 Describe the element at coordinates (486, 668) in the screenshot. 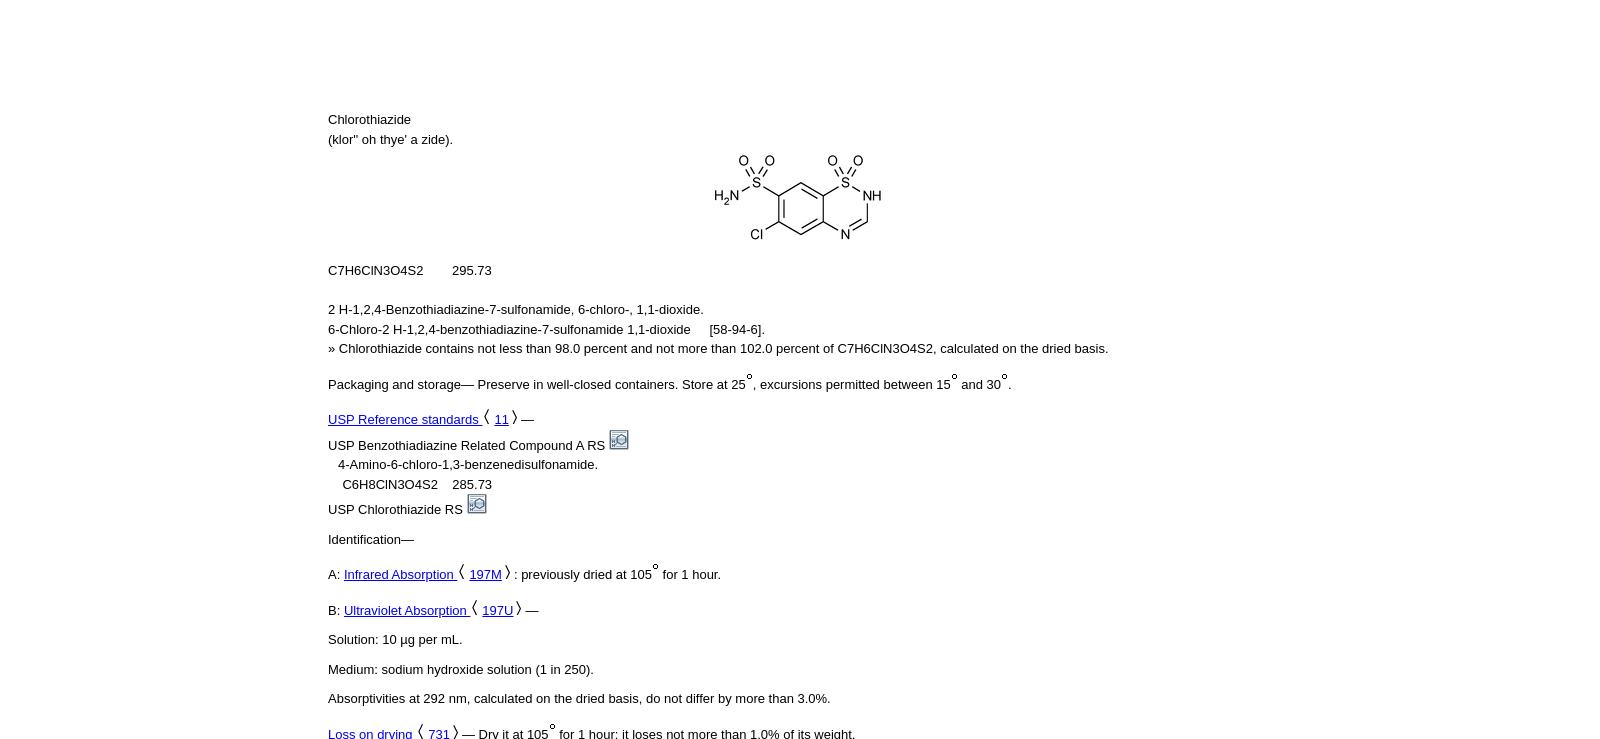

I see `'sodium hydroxide solution (1 in 250).'` at that location.